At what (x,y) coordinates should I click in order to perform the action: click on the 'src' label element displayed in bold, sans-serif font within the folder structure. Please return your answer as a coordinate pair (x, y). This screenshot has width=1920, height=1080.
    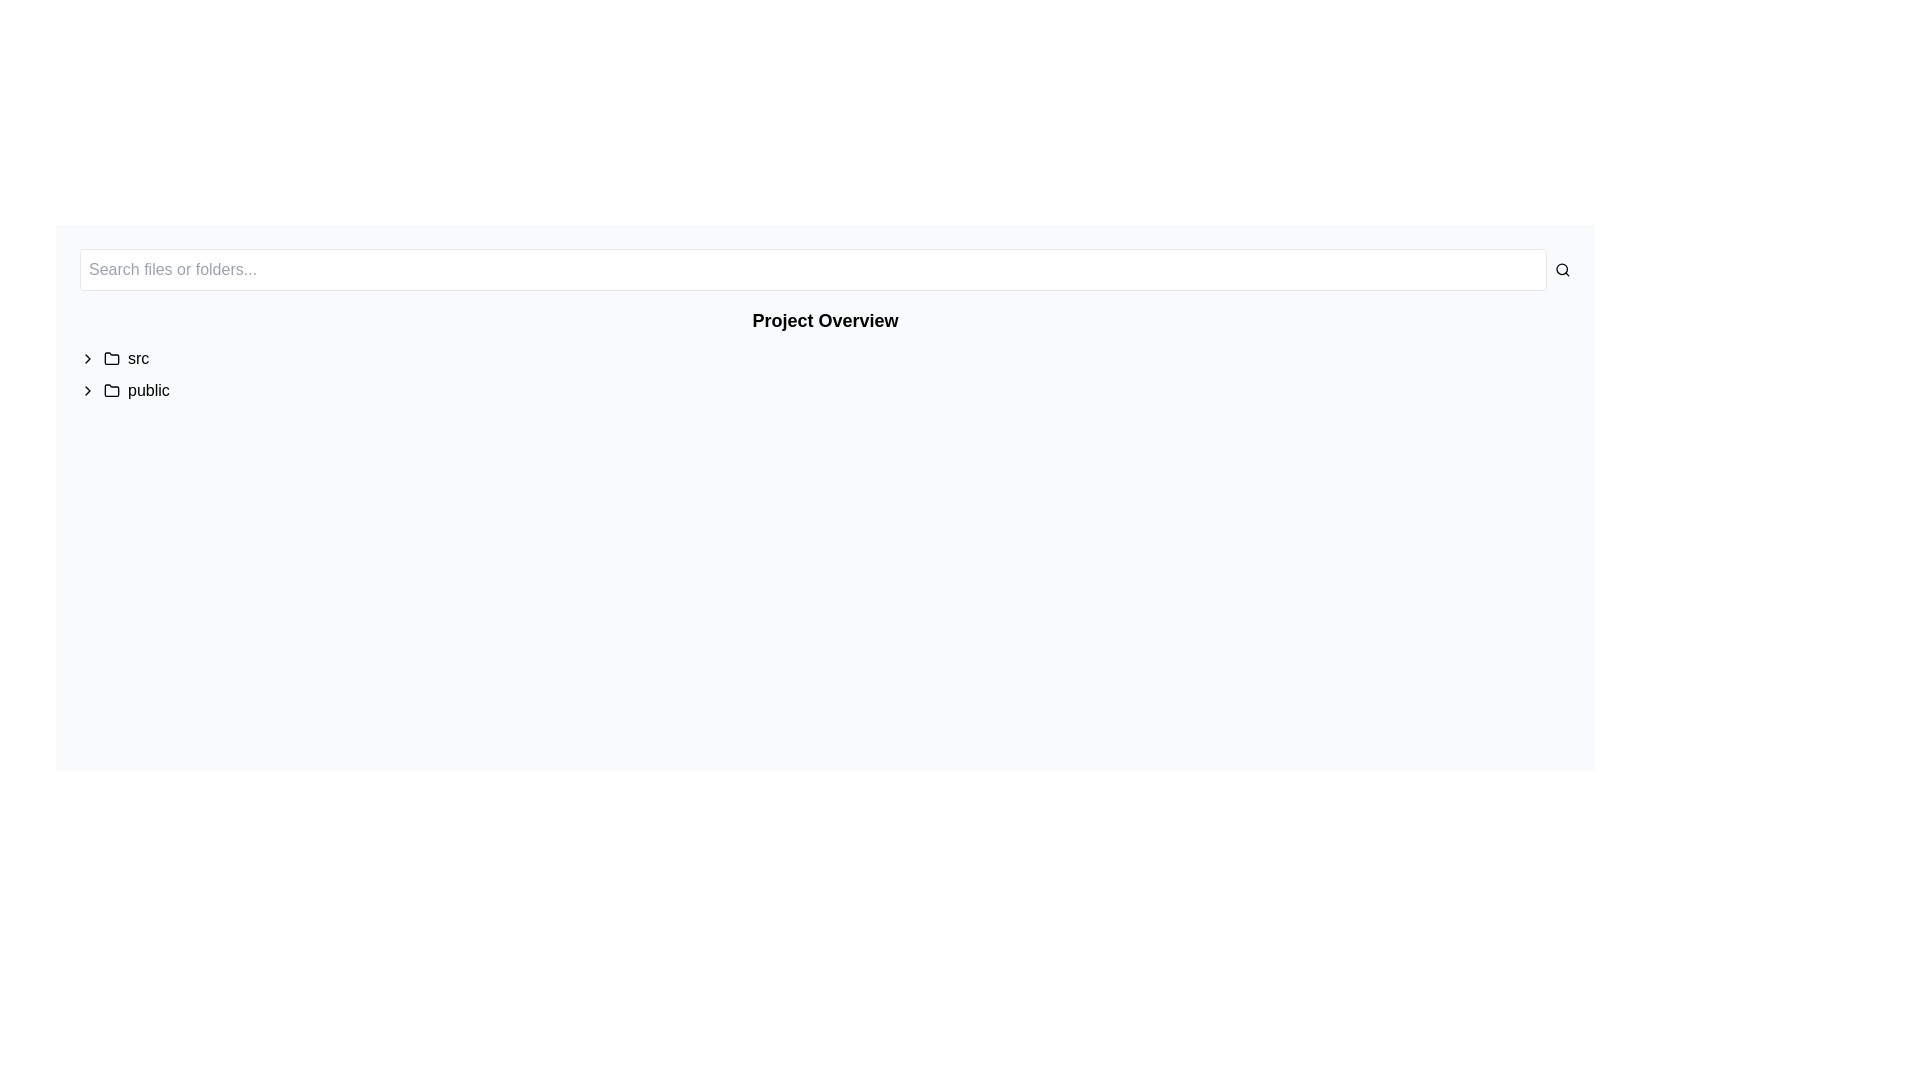
    Looking at the image, I should click on (137, 357).